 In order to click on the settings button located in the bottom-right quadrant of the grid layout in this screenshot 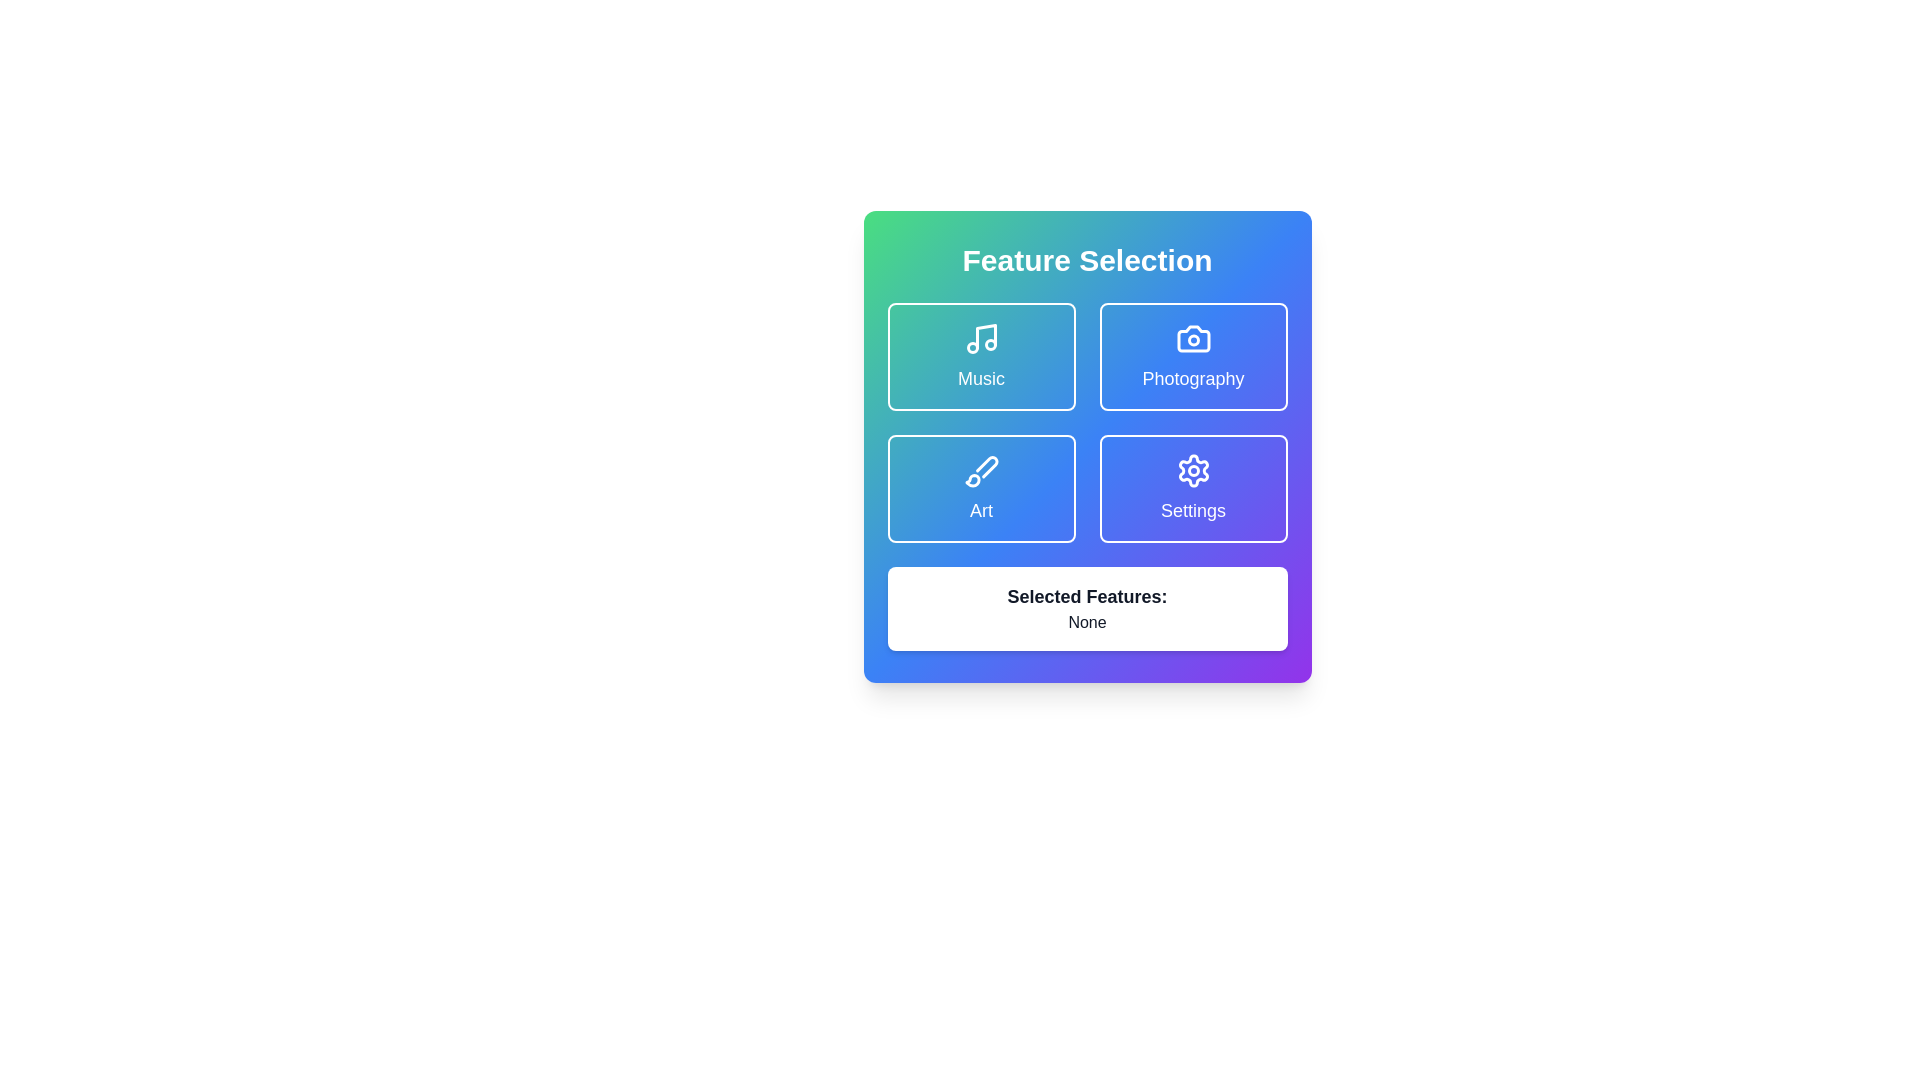, I will do `click(1193, 489)`.